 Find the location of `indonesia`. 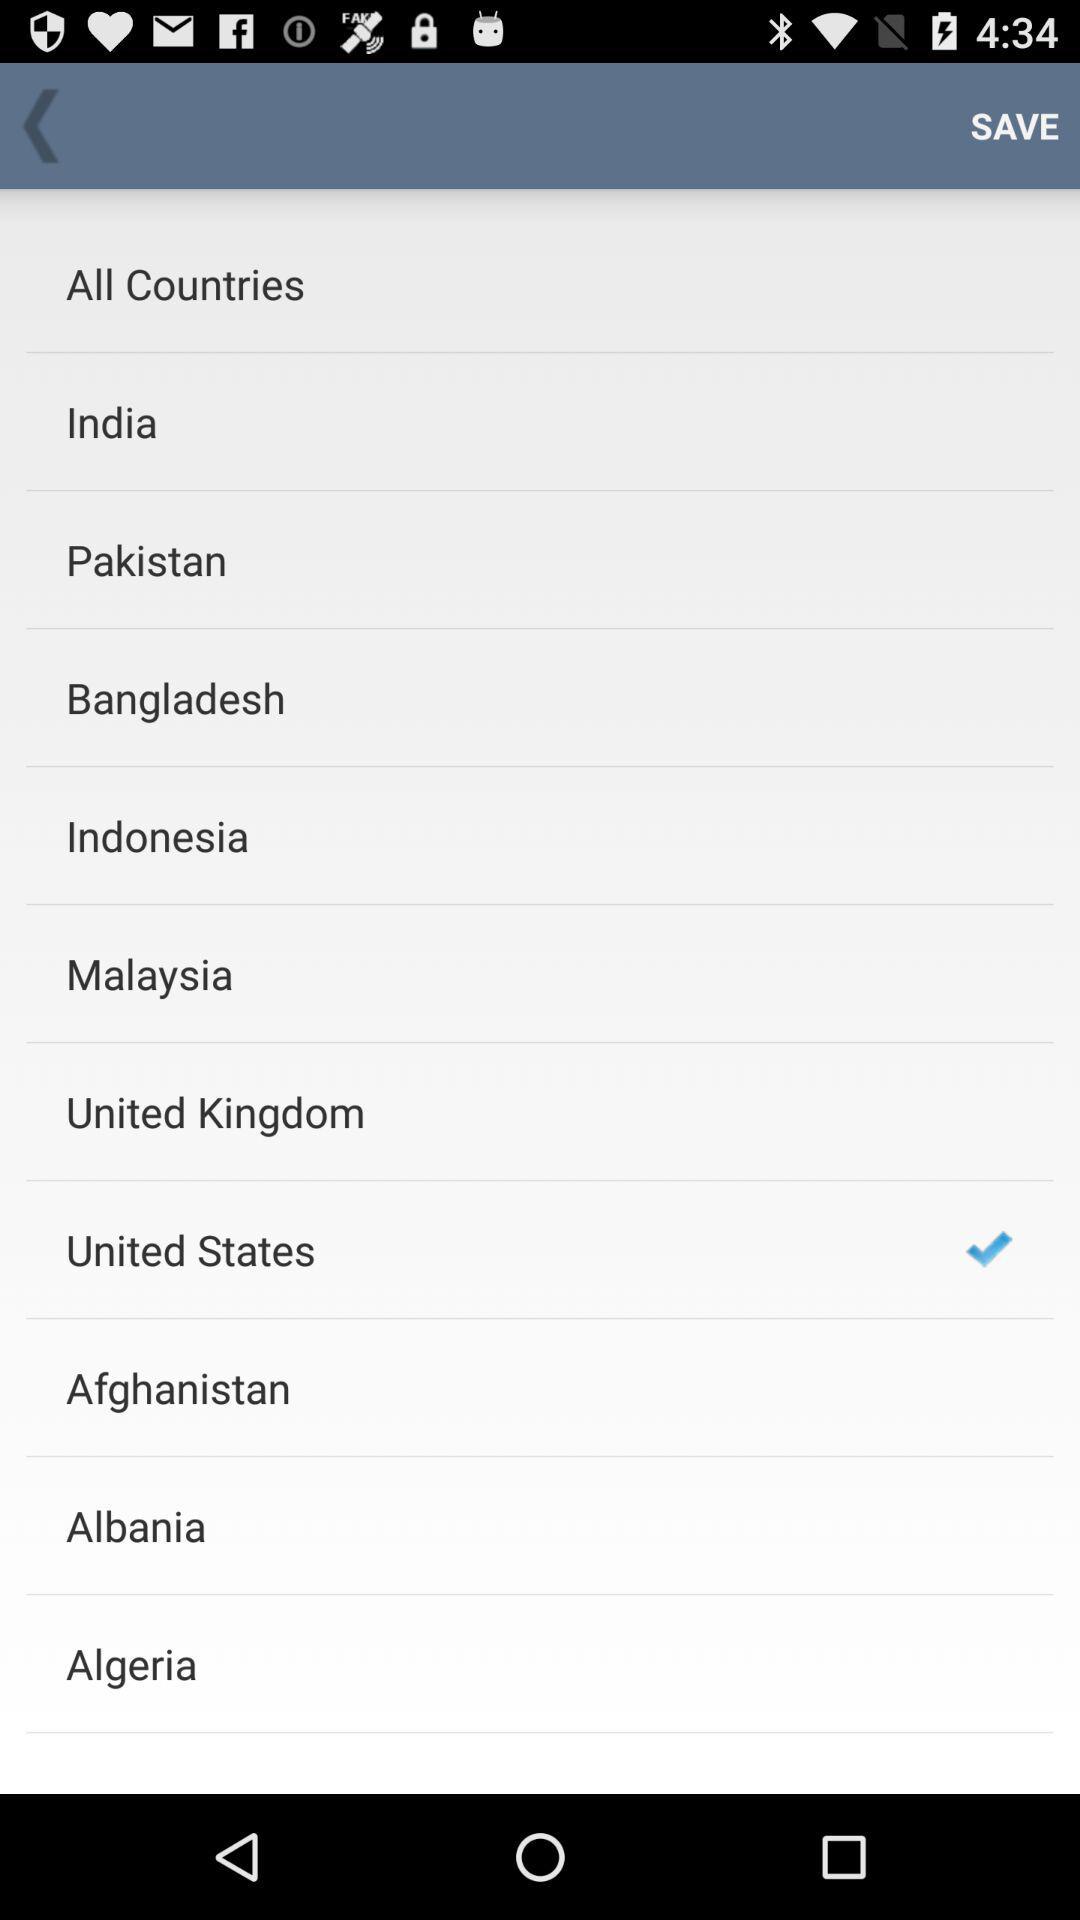

indonesia is located at coordinates (489, 835).